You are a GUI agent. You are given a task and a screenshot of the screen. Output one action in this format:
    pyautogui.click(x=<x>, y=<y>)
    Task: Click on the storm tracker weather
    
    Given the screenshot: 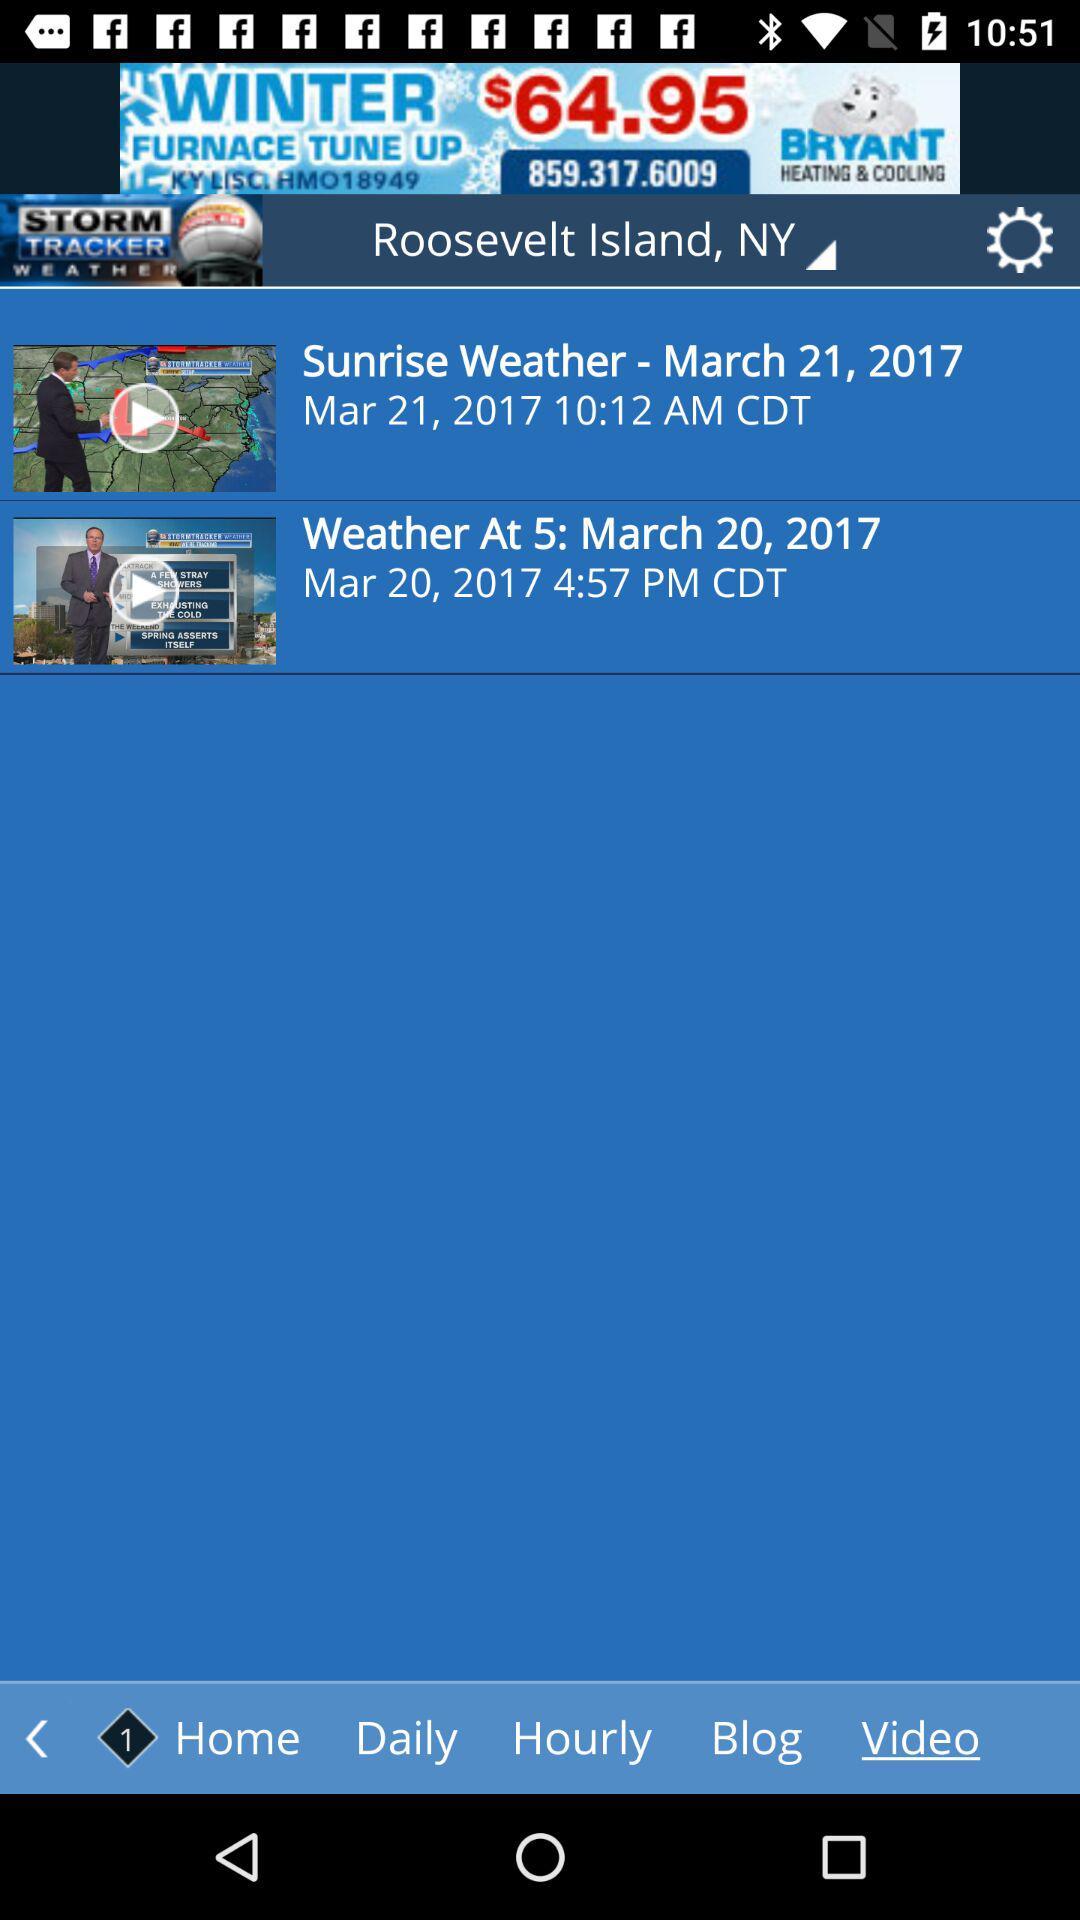 What is the action you would take?
    pyautogui.click(x=131, y=240)
    